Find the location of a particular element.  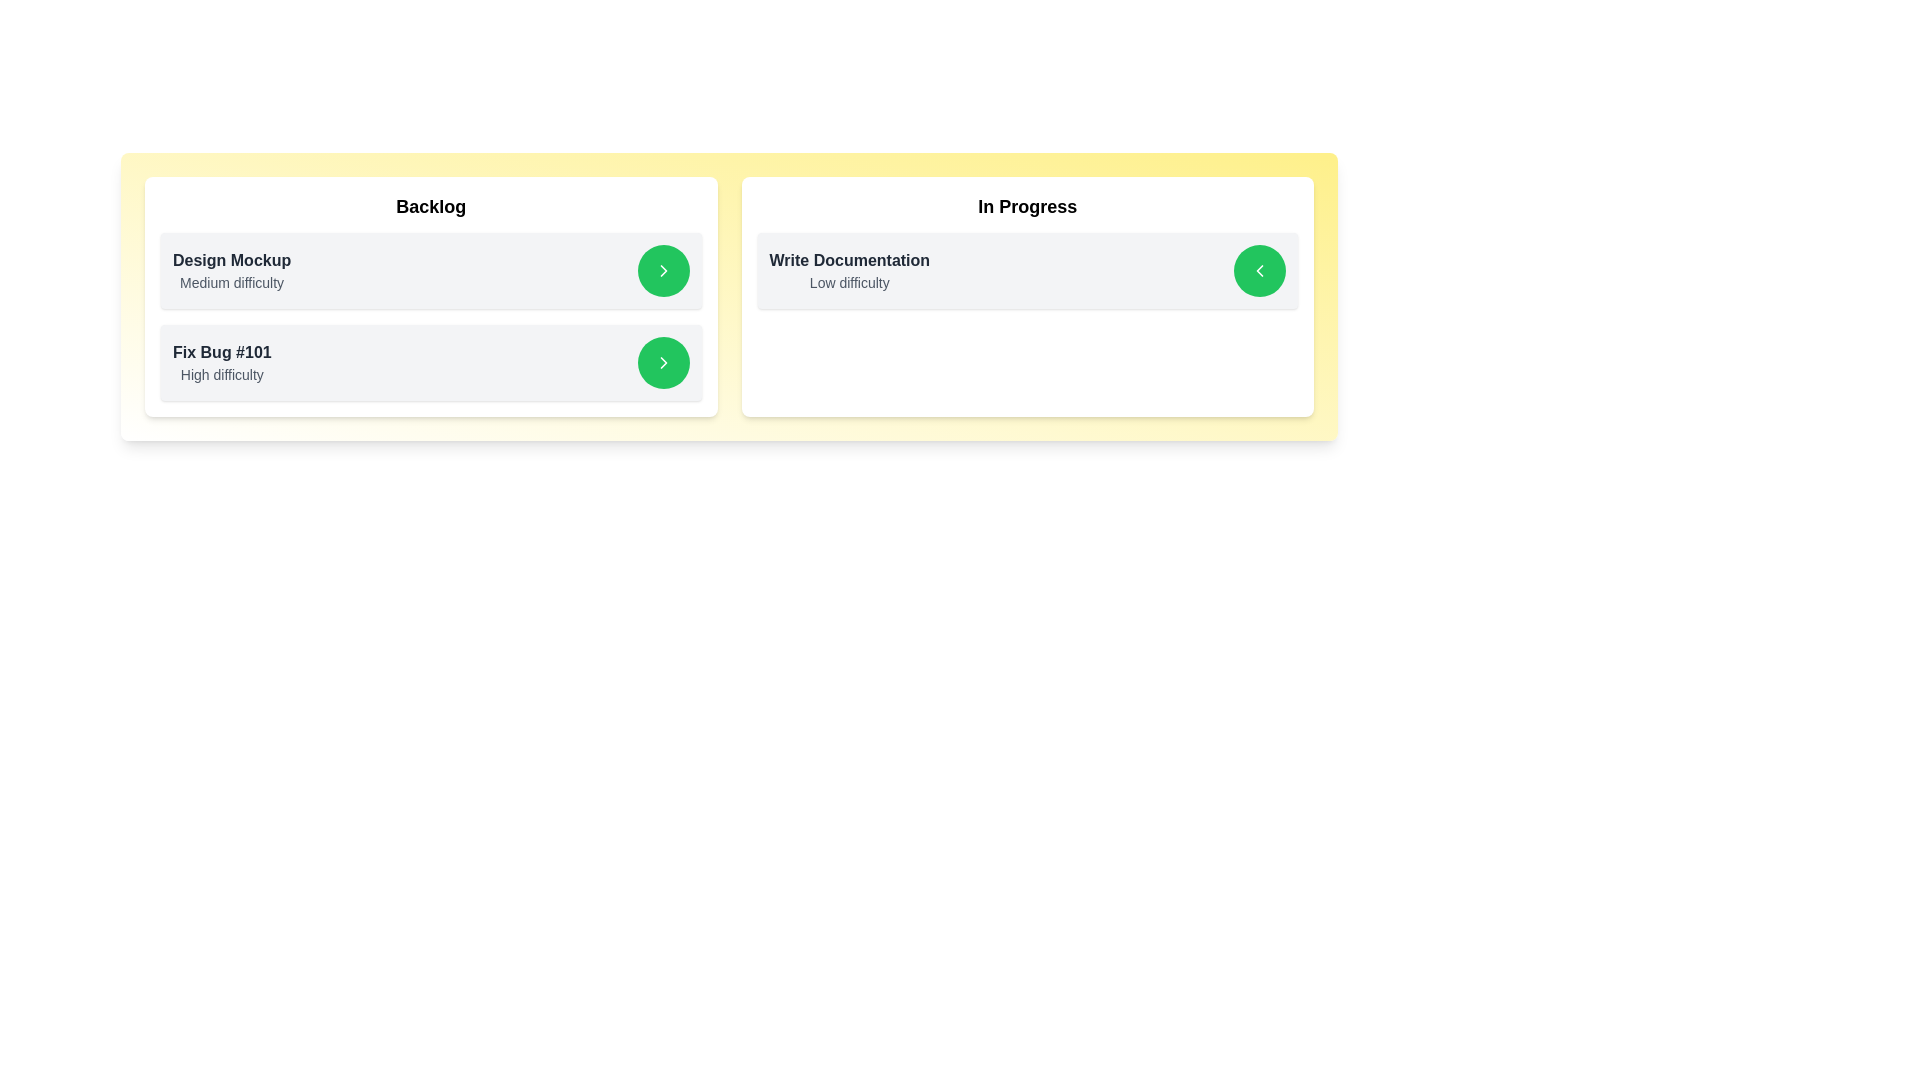

left arrow button next to the 'Write Documentation' task in the 'In Progress' column to move it to the 'Backlog' column is located at coordinates (1258, 270).